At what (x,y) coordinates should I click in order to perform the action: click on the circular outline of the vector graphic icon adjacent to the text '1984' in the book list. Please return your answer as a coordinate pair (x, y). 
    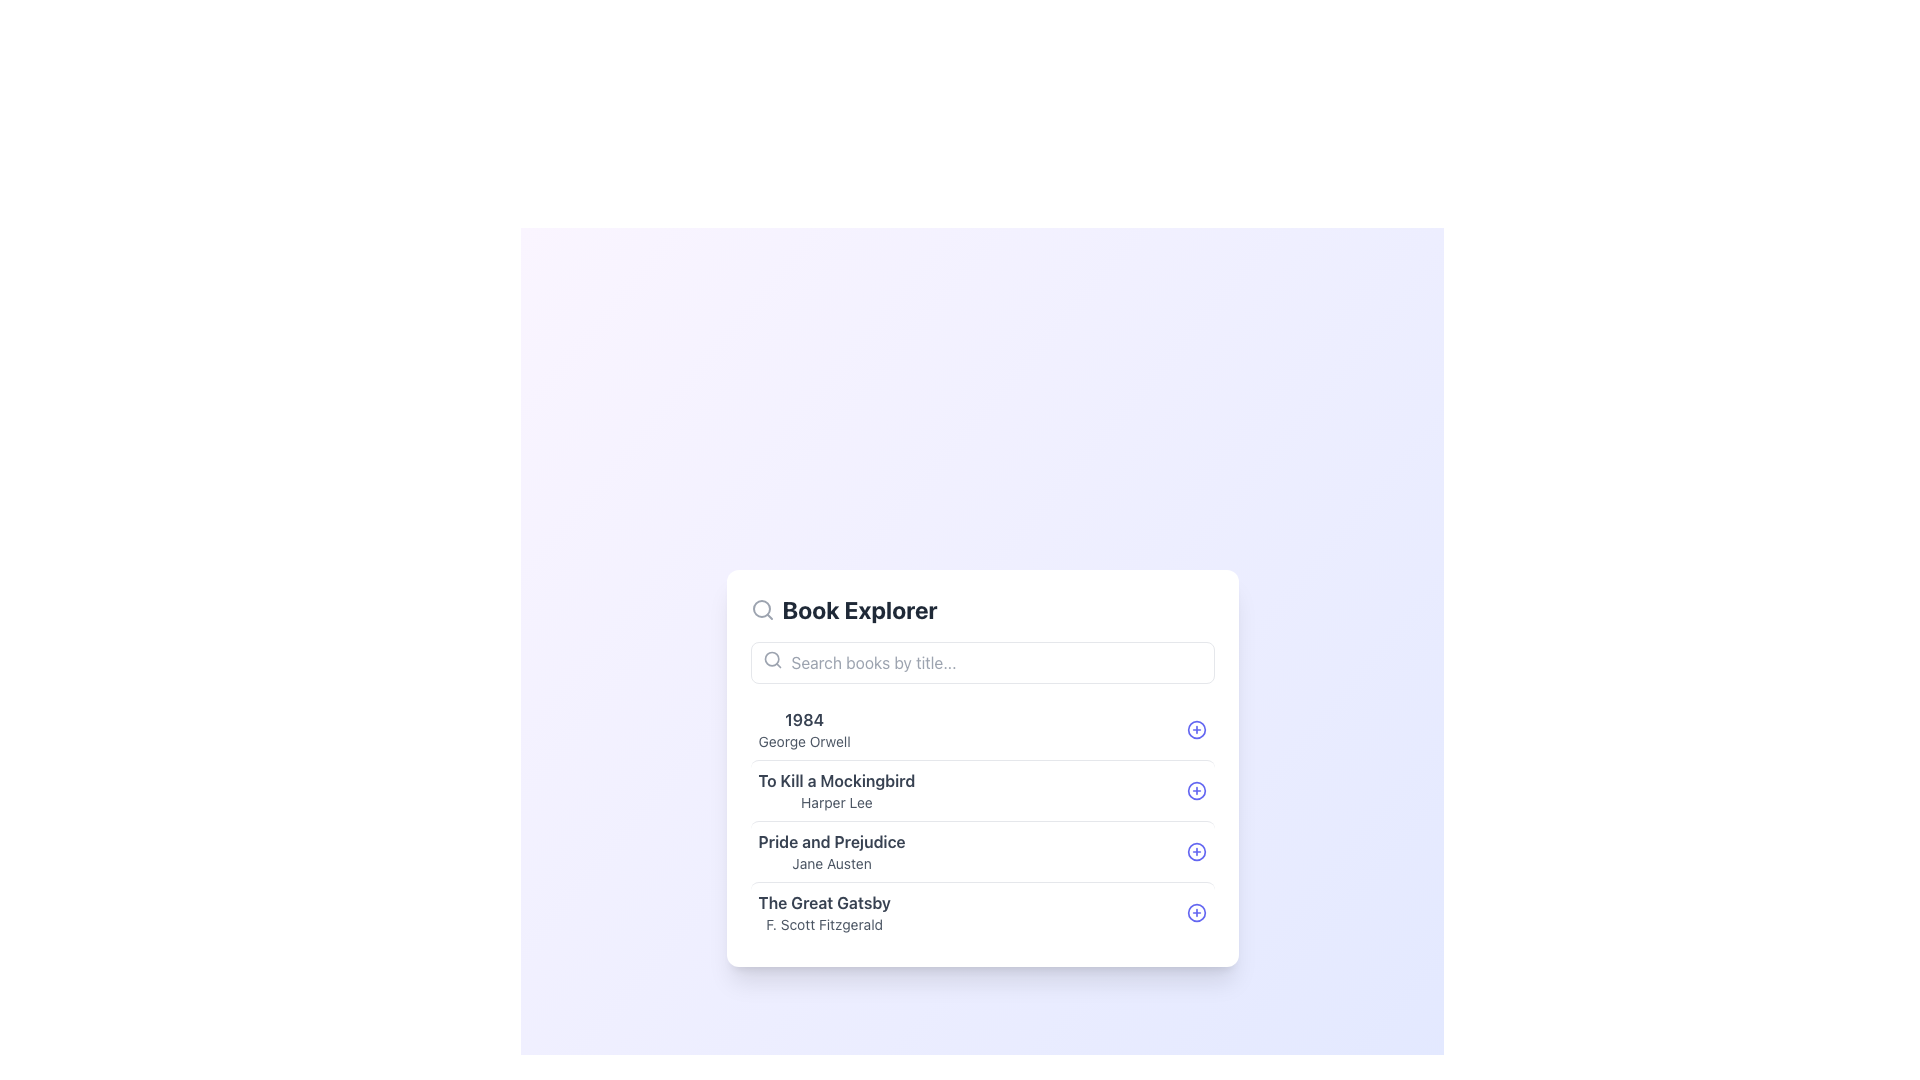
    Looking at the image, I should click on (1196, 729).